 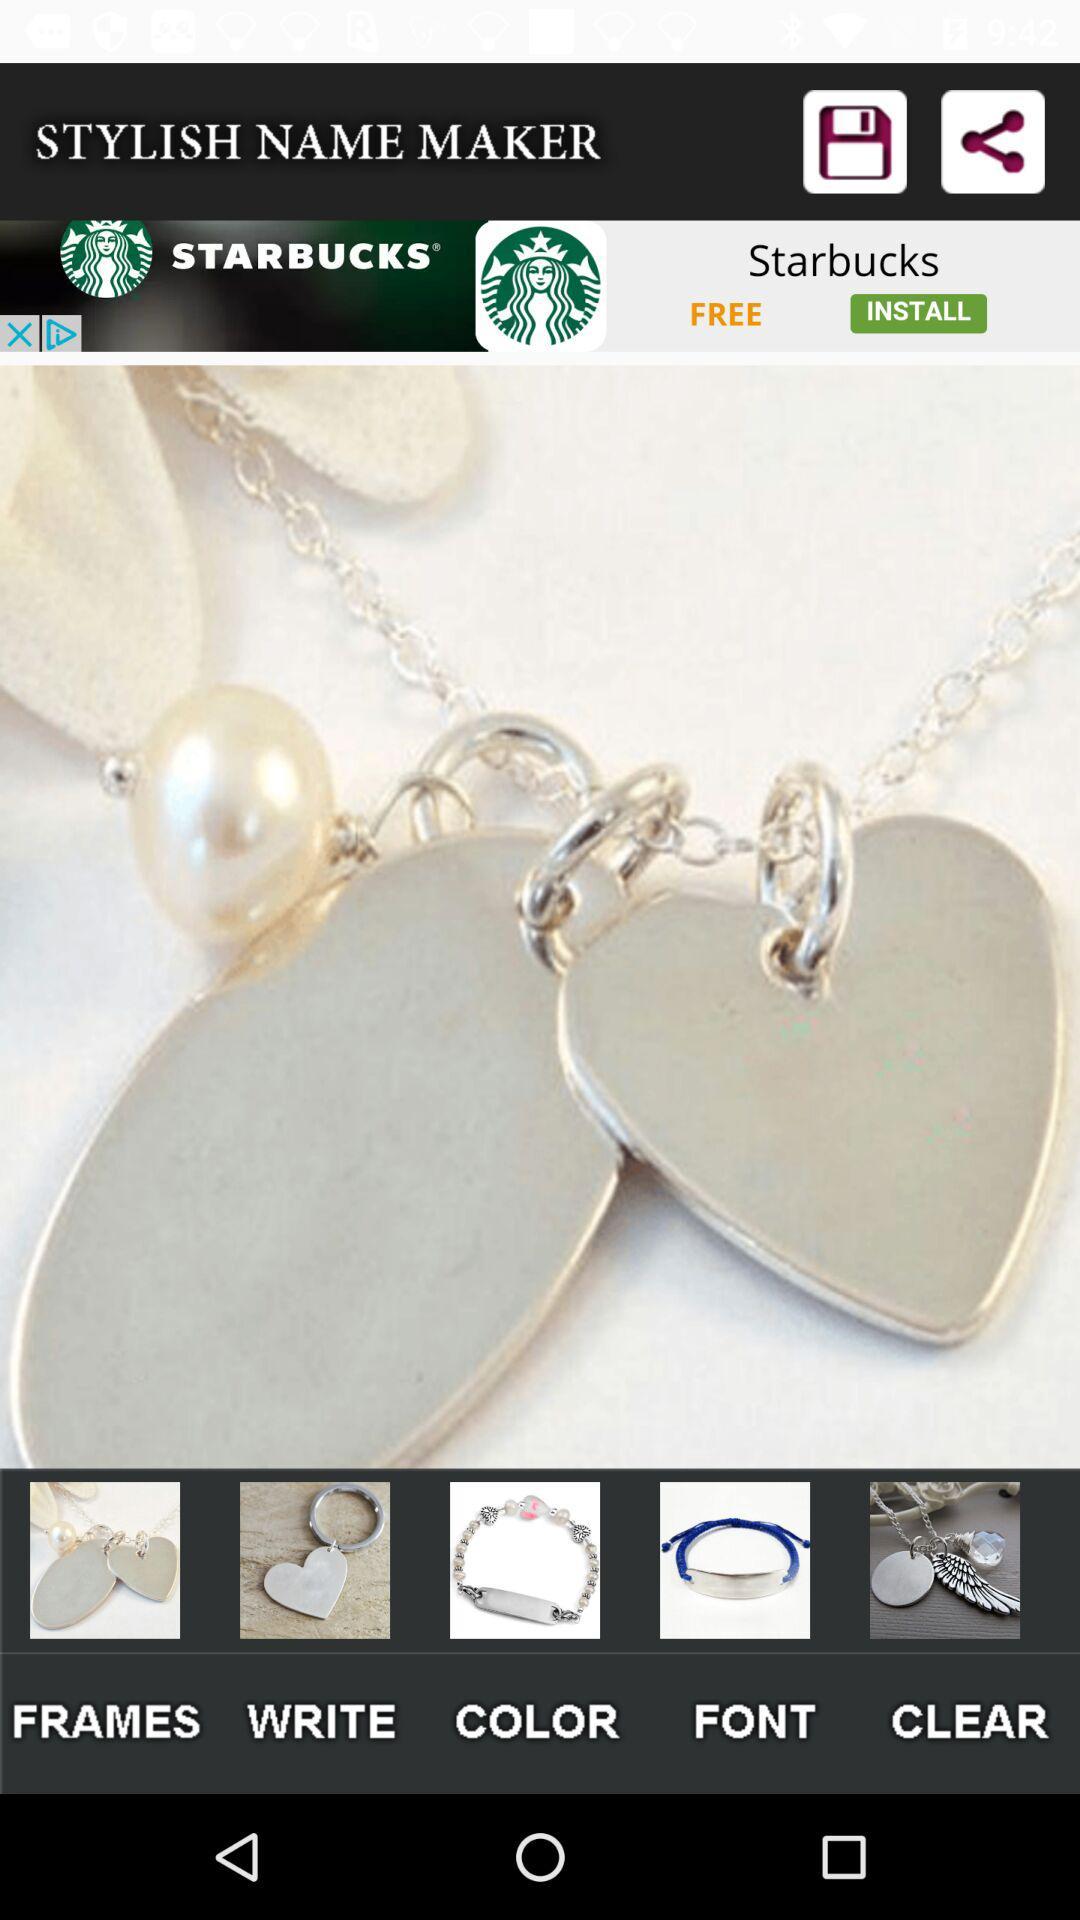 I want to click on the sliders icon, so click(x=756, y=1722).